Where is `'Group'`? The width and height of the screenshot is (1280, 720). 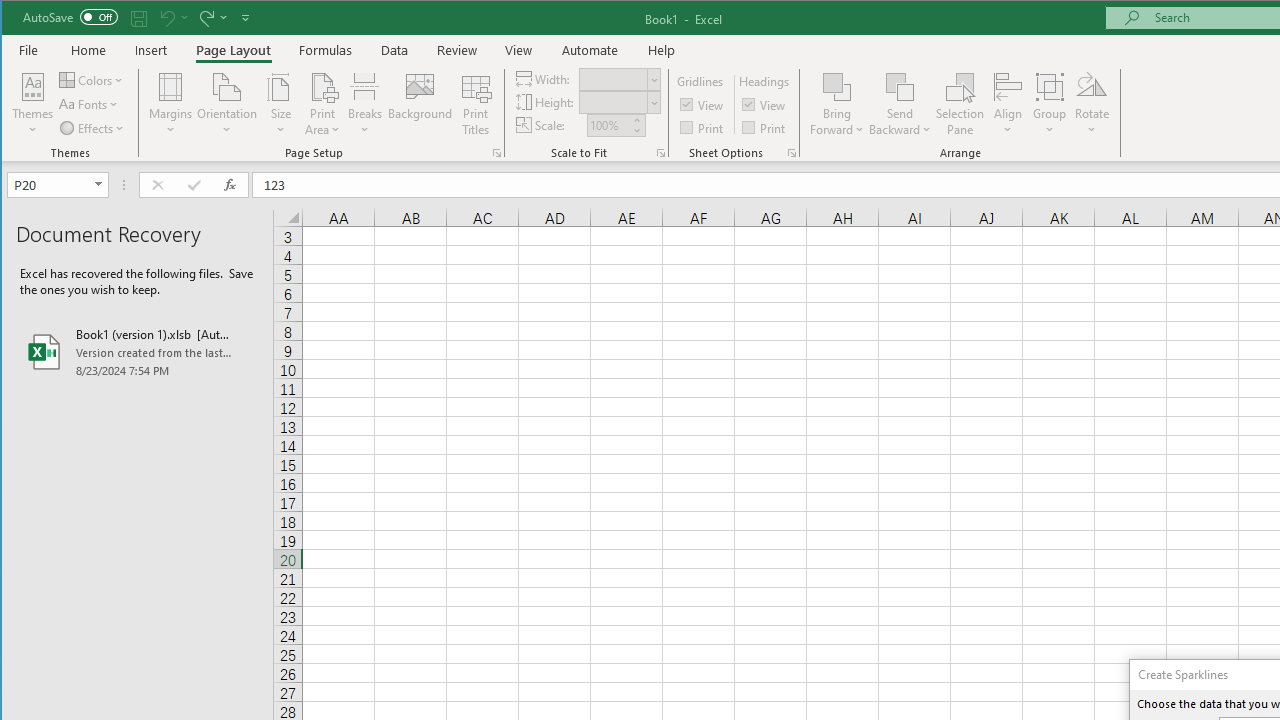
'Group' is located at coordinates (1049, 104).